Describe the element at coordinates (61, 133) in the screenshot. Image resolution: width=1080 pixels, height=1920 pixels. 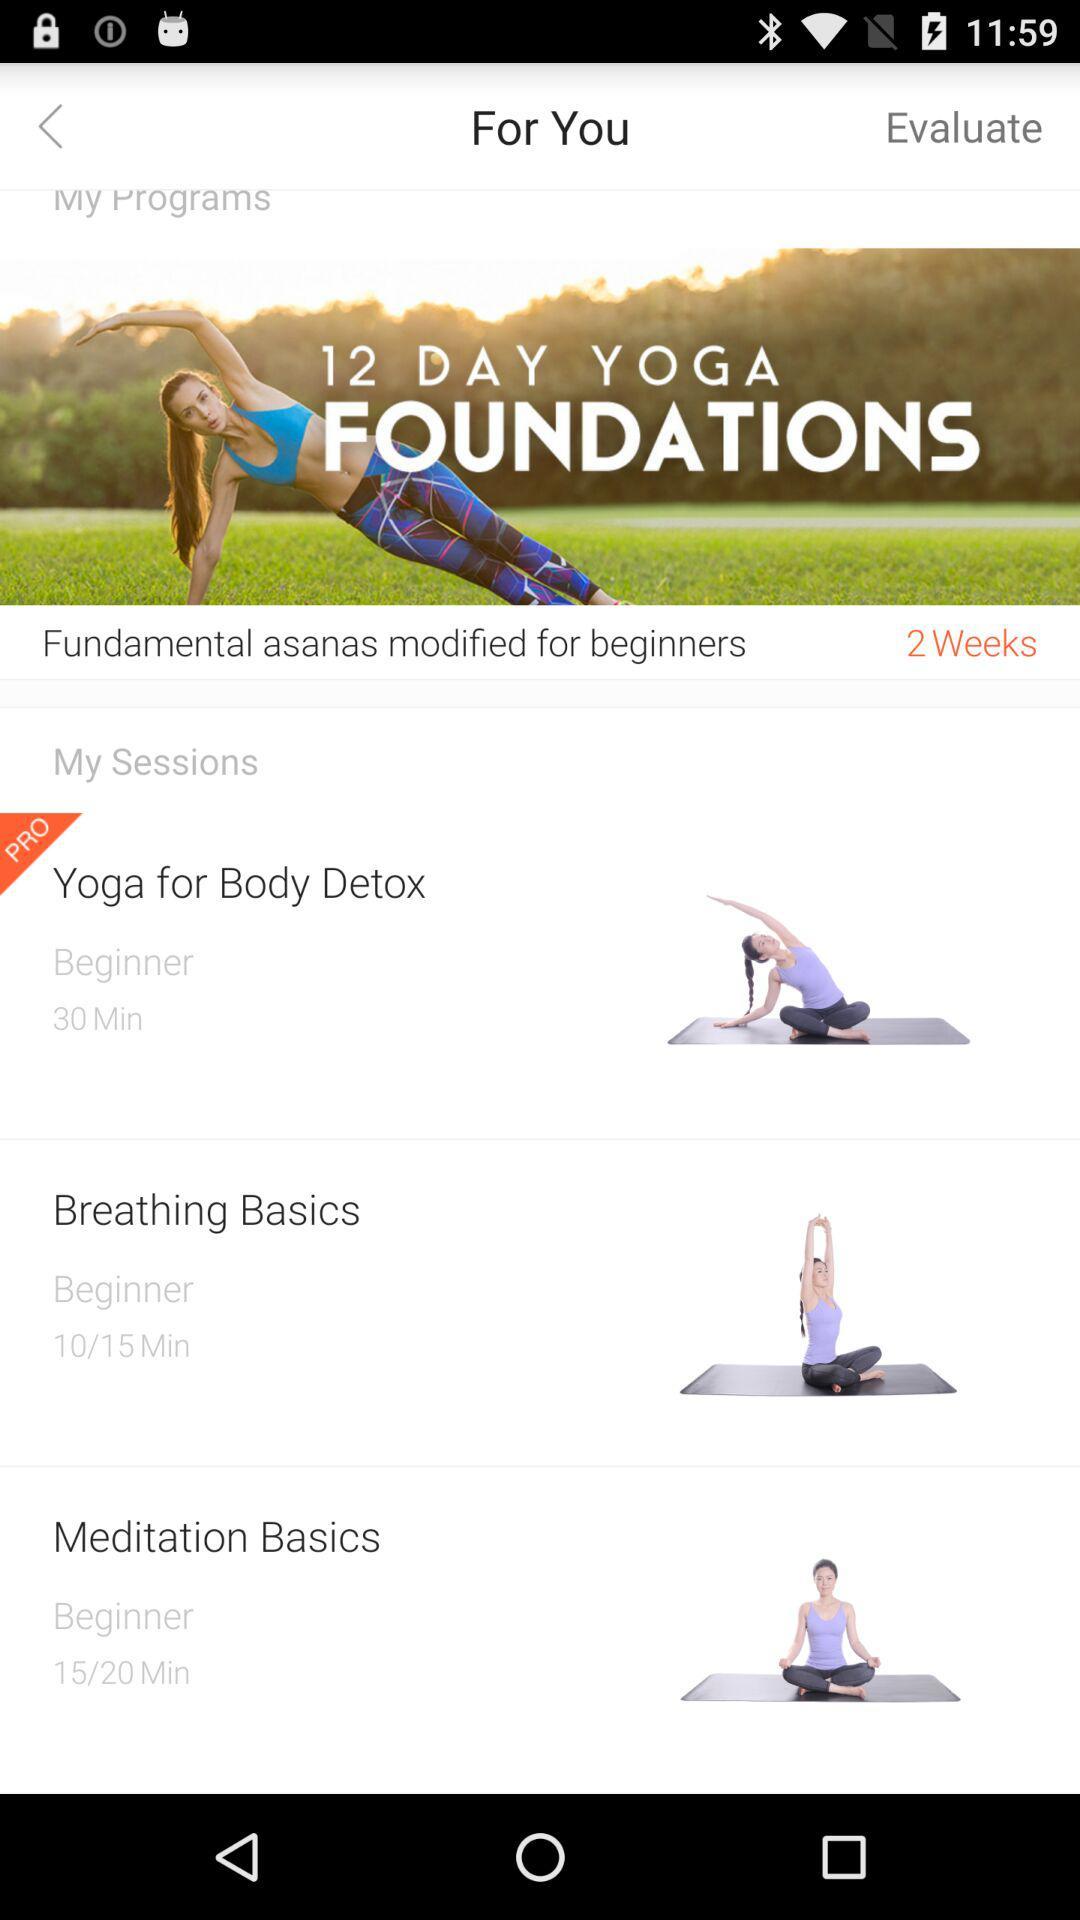
I see `the arrow_backward icon` at that location.